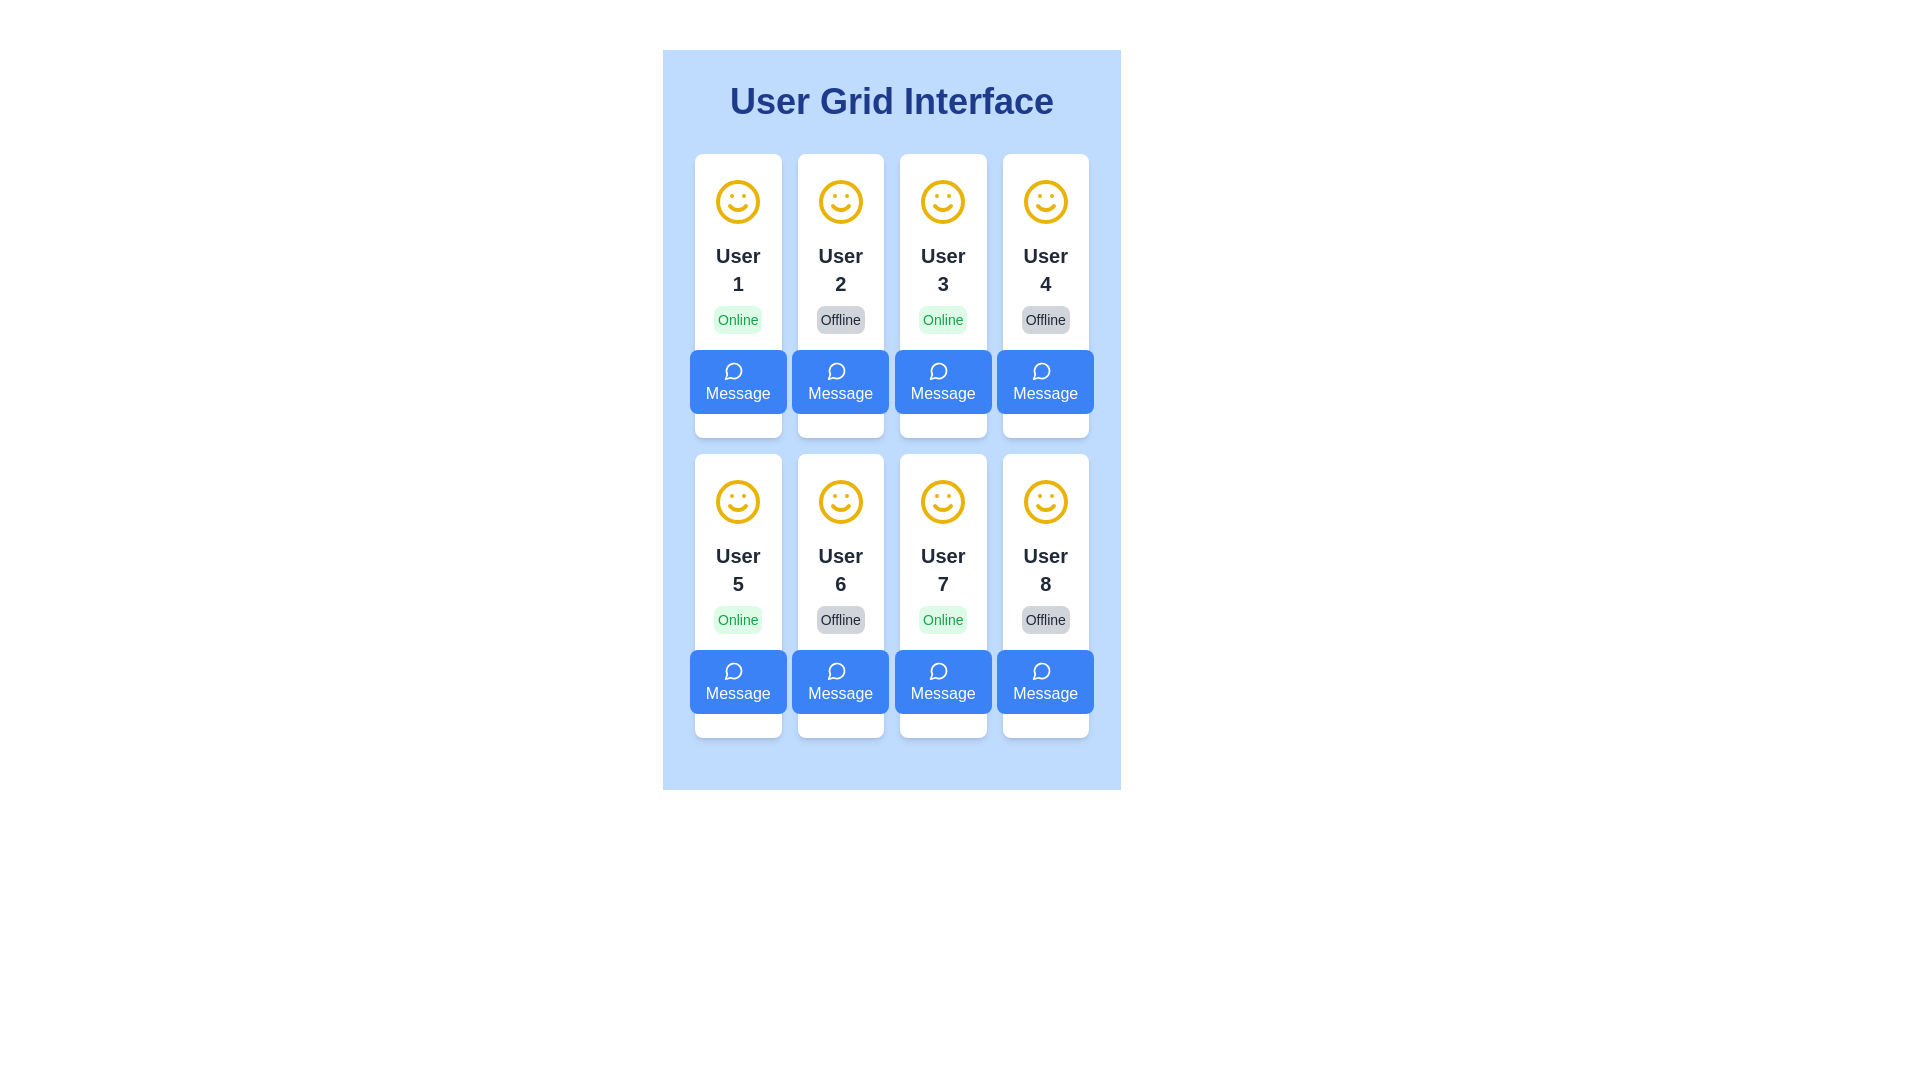 This screenshot has height=1080, width=1920. I want to click on the 'Message' button which contains the blue circular speech bubble icon, so click(733, 670).